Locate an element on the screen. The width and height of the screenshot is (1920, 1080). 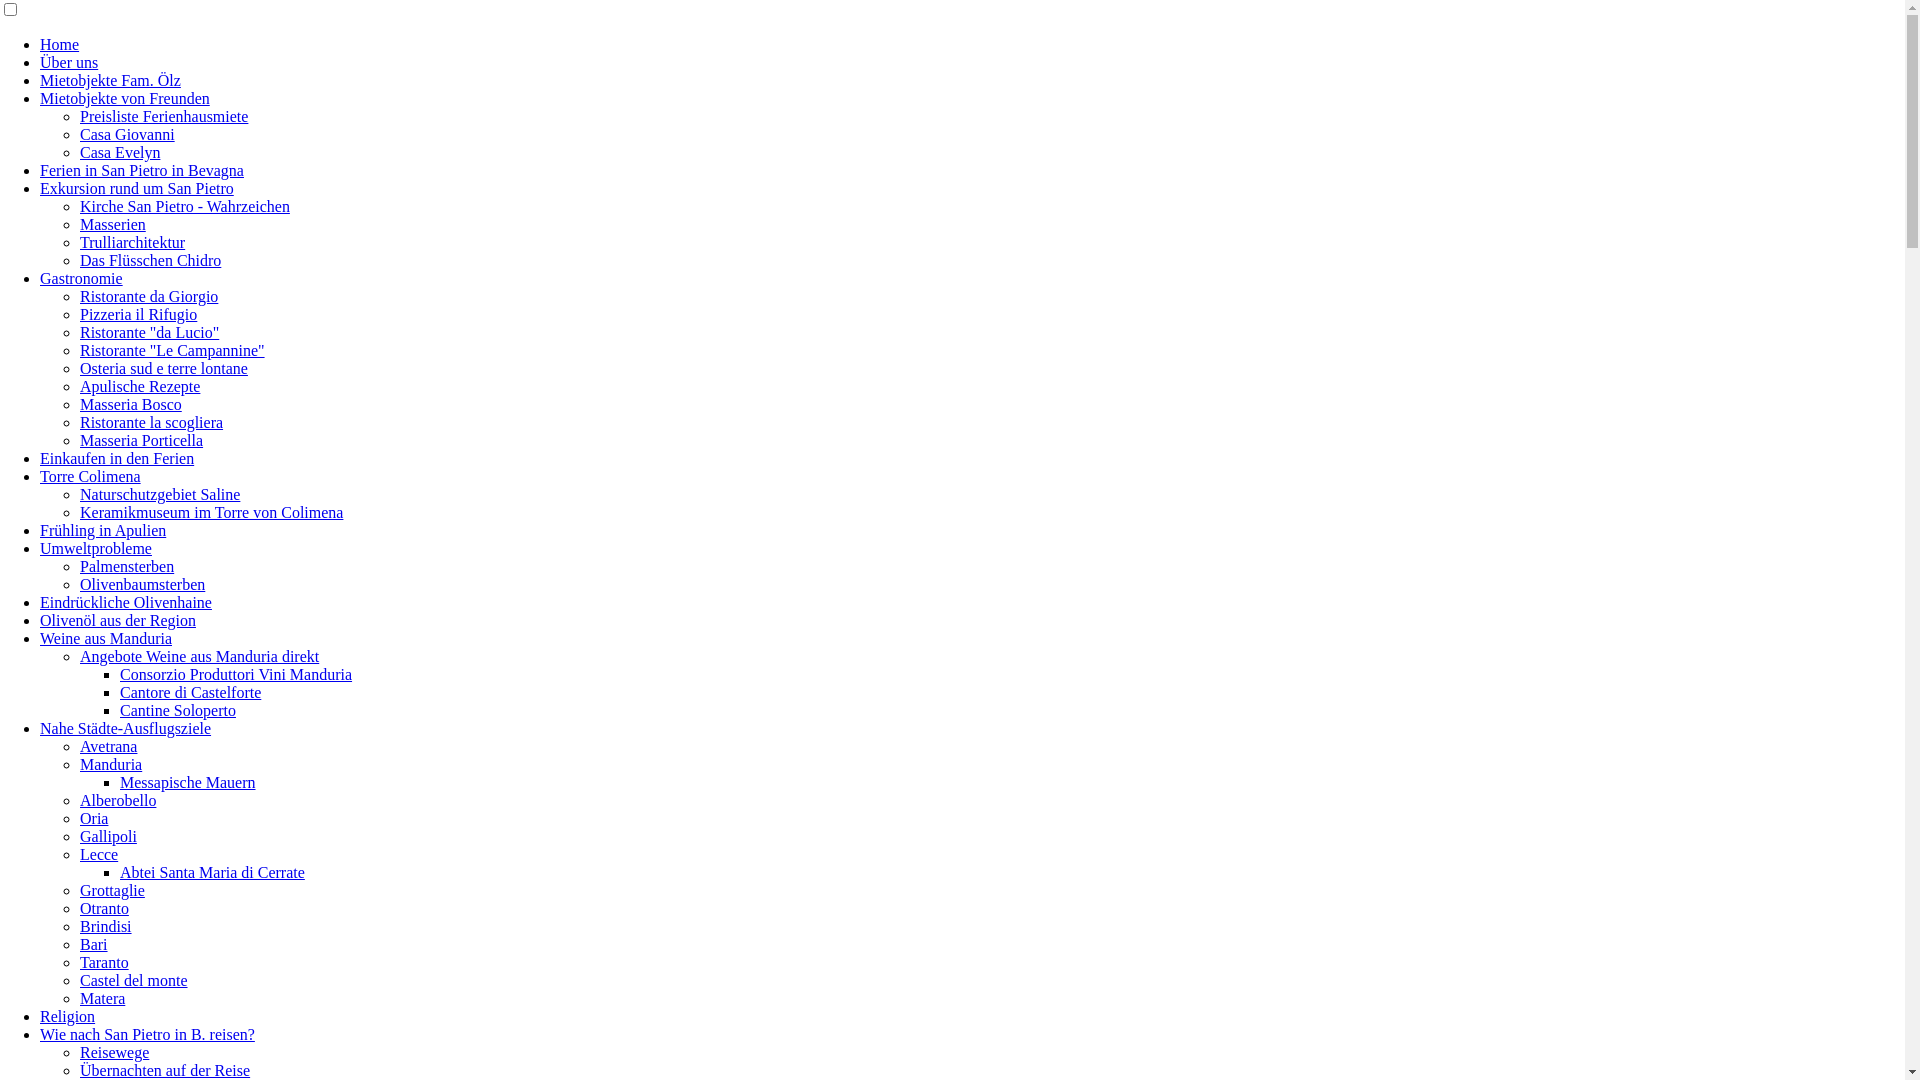
'Trulliarchitektur' is located at coordinates (80, 241).